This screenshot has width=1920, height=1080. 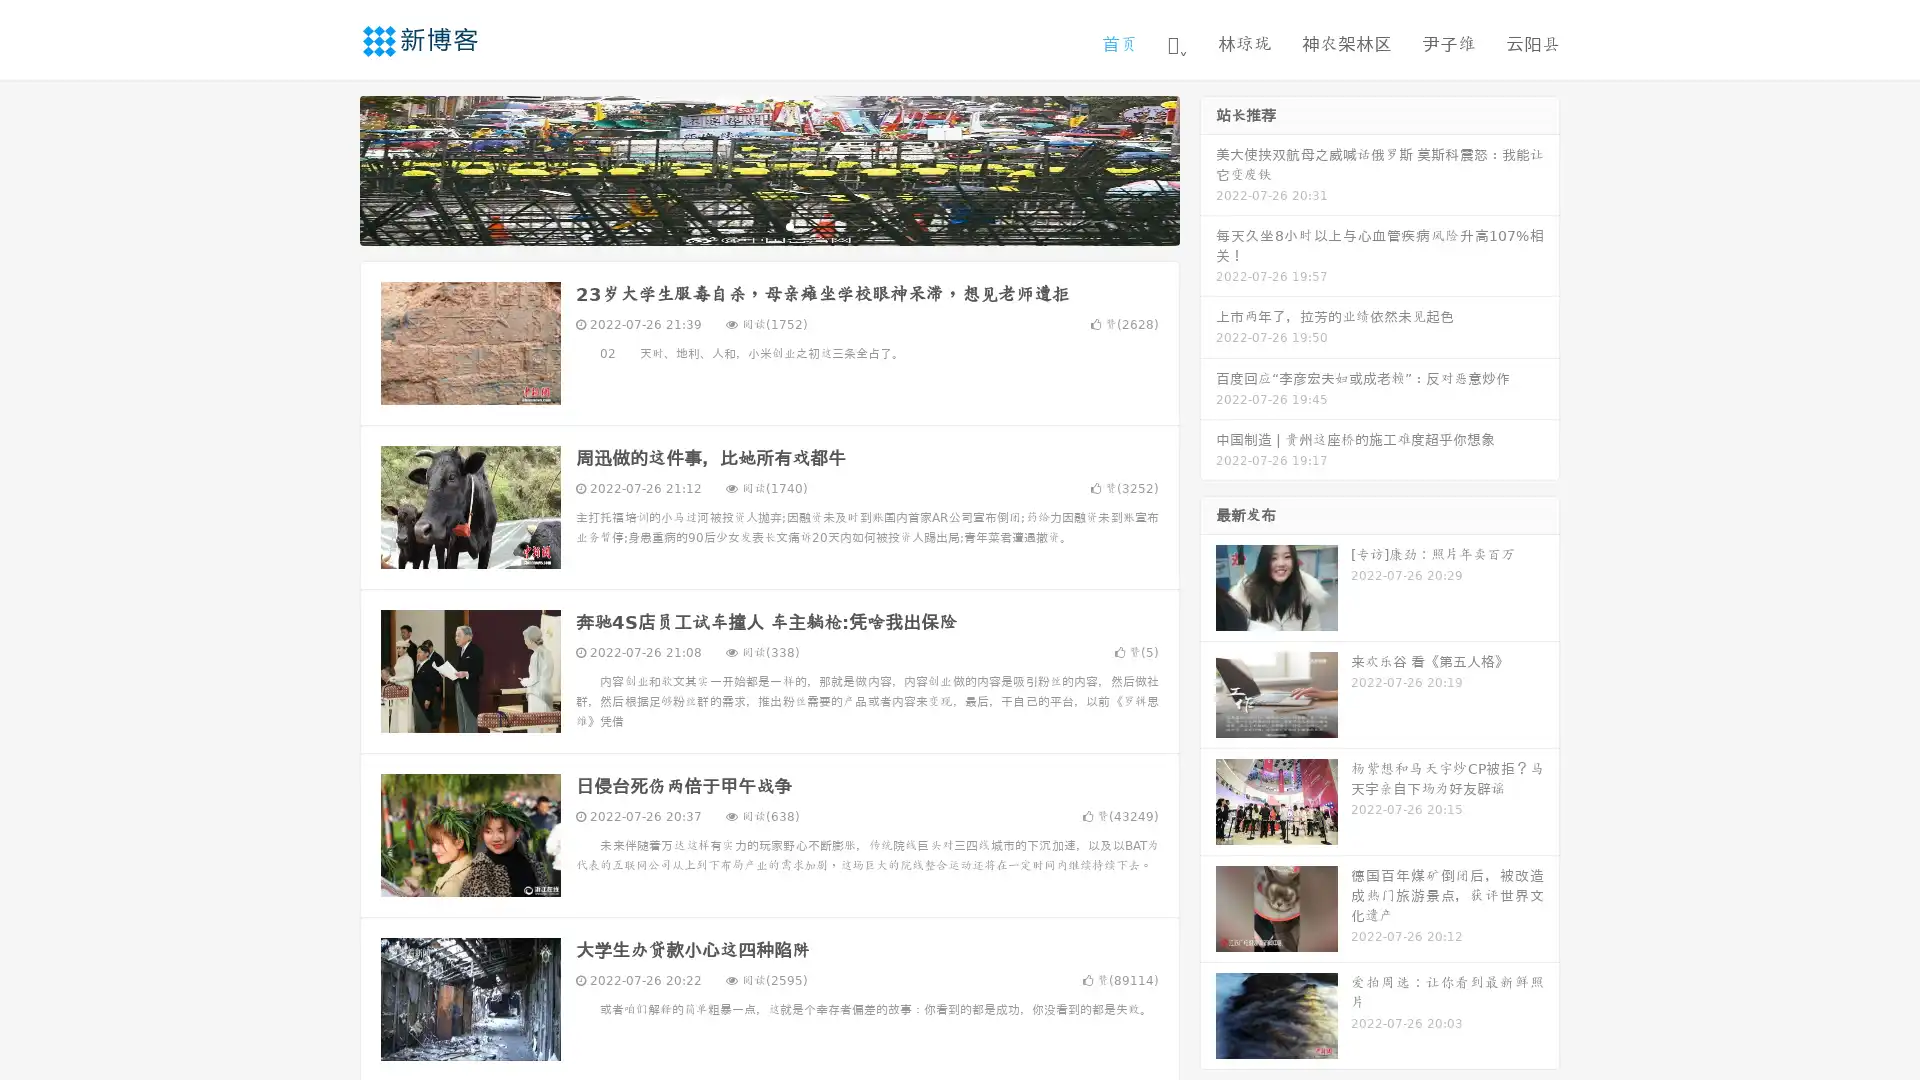 What do you see at coordinates (789, 225) in the screenshot?
I see `Go to slide 3` at bounding box center [789, 225].